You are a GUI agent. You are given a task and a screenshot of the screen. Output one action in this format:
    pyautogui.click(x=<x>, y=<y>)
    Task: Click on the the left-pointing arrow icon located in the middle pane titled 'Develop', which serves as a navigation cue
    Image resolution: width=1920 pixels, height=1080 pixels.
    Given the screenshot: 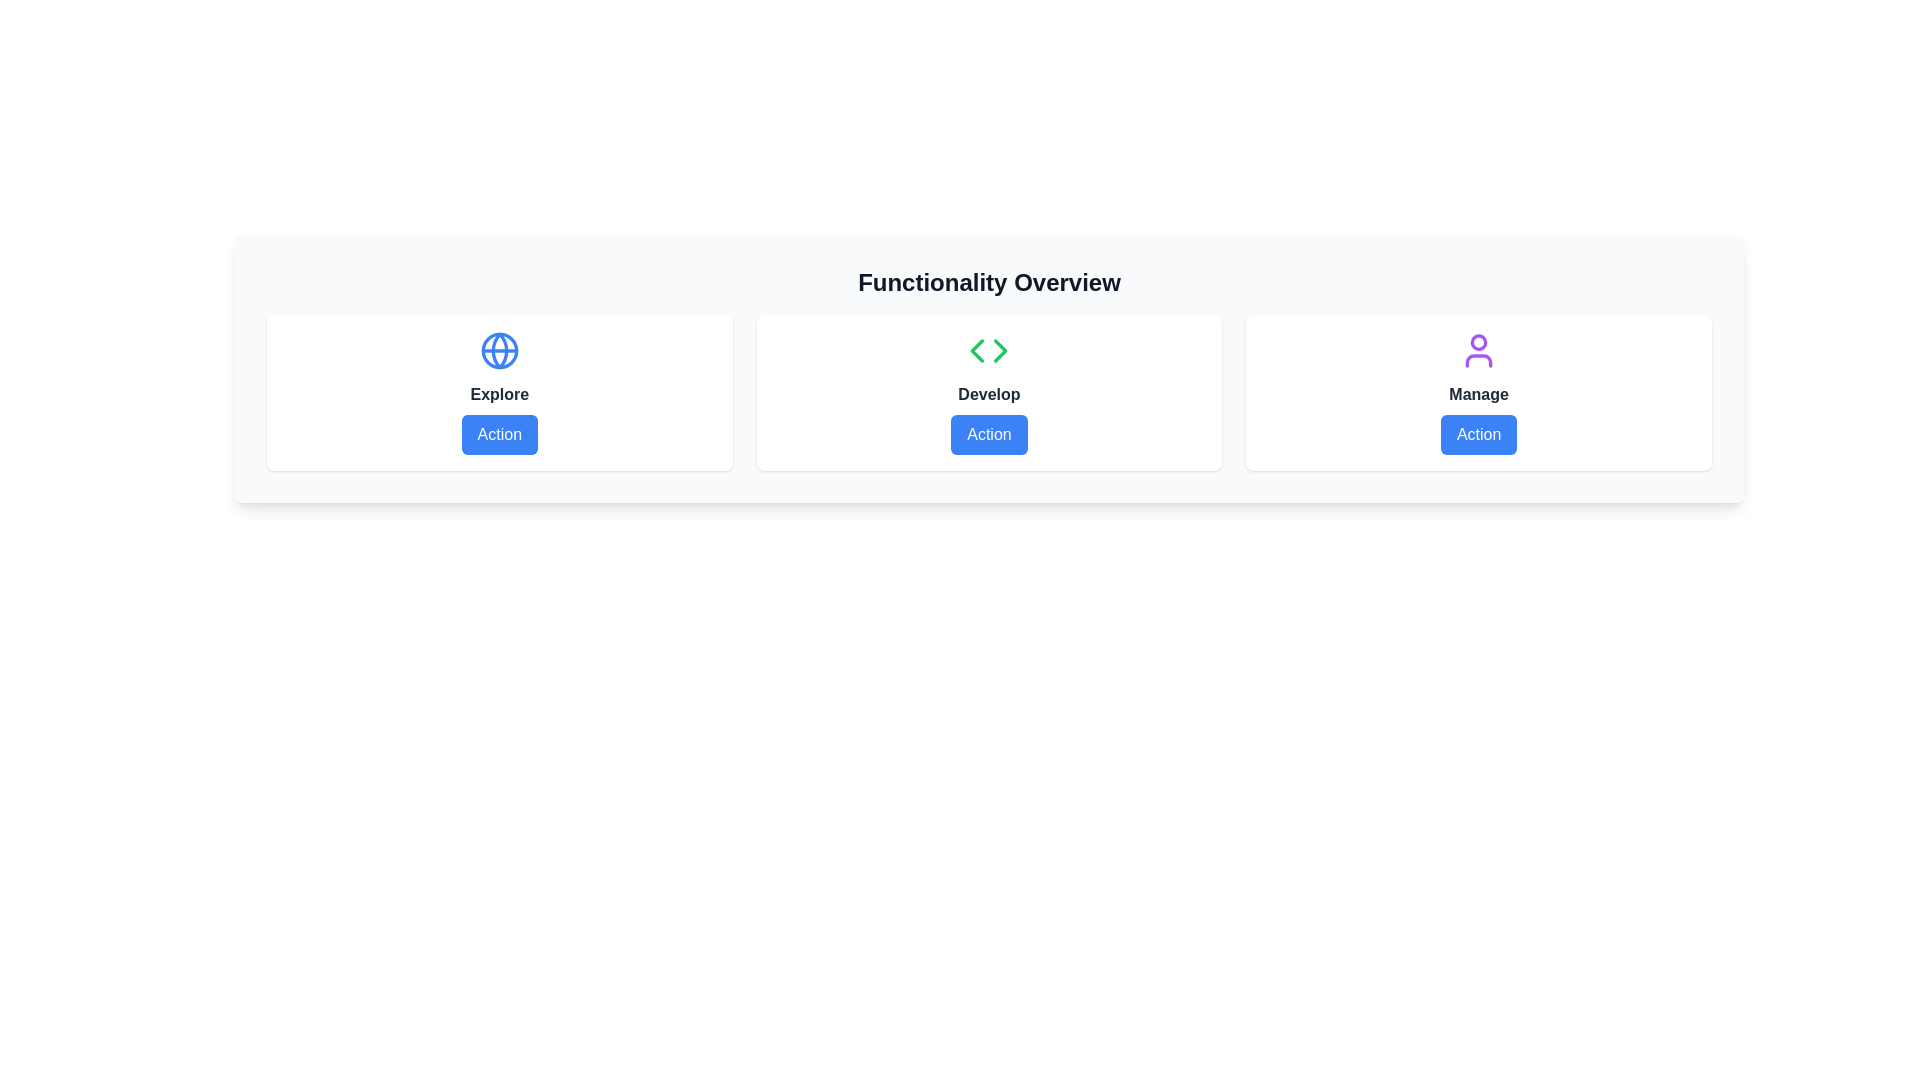 What is the action you would take?
    pyautogui.click(x=977, y=350)
    